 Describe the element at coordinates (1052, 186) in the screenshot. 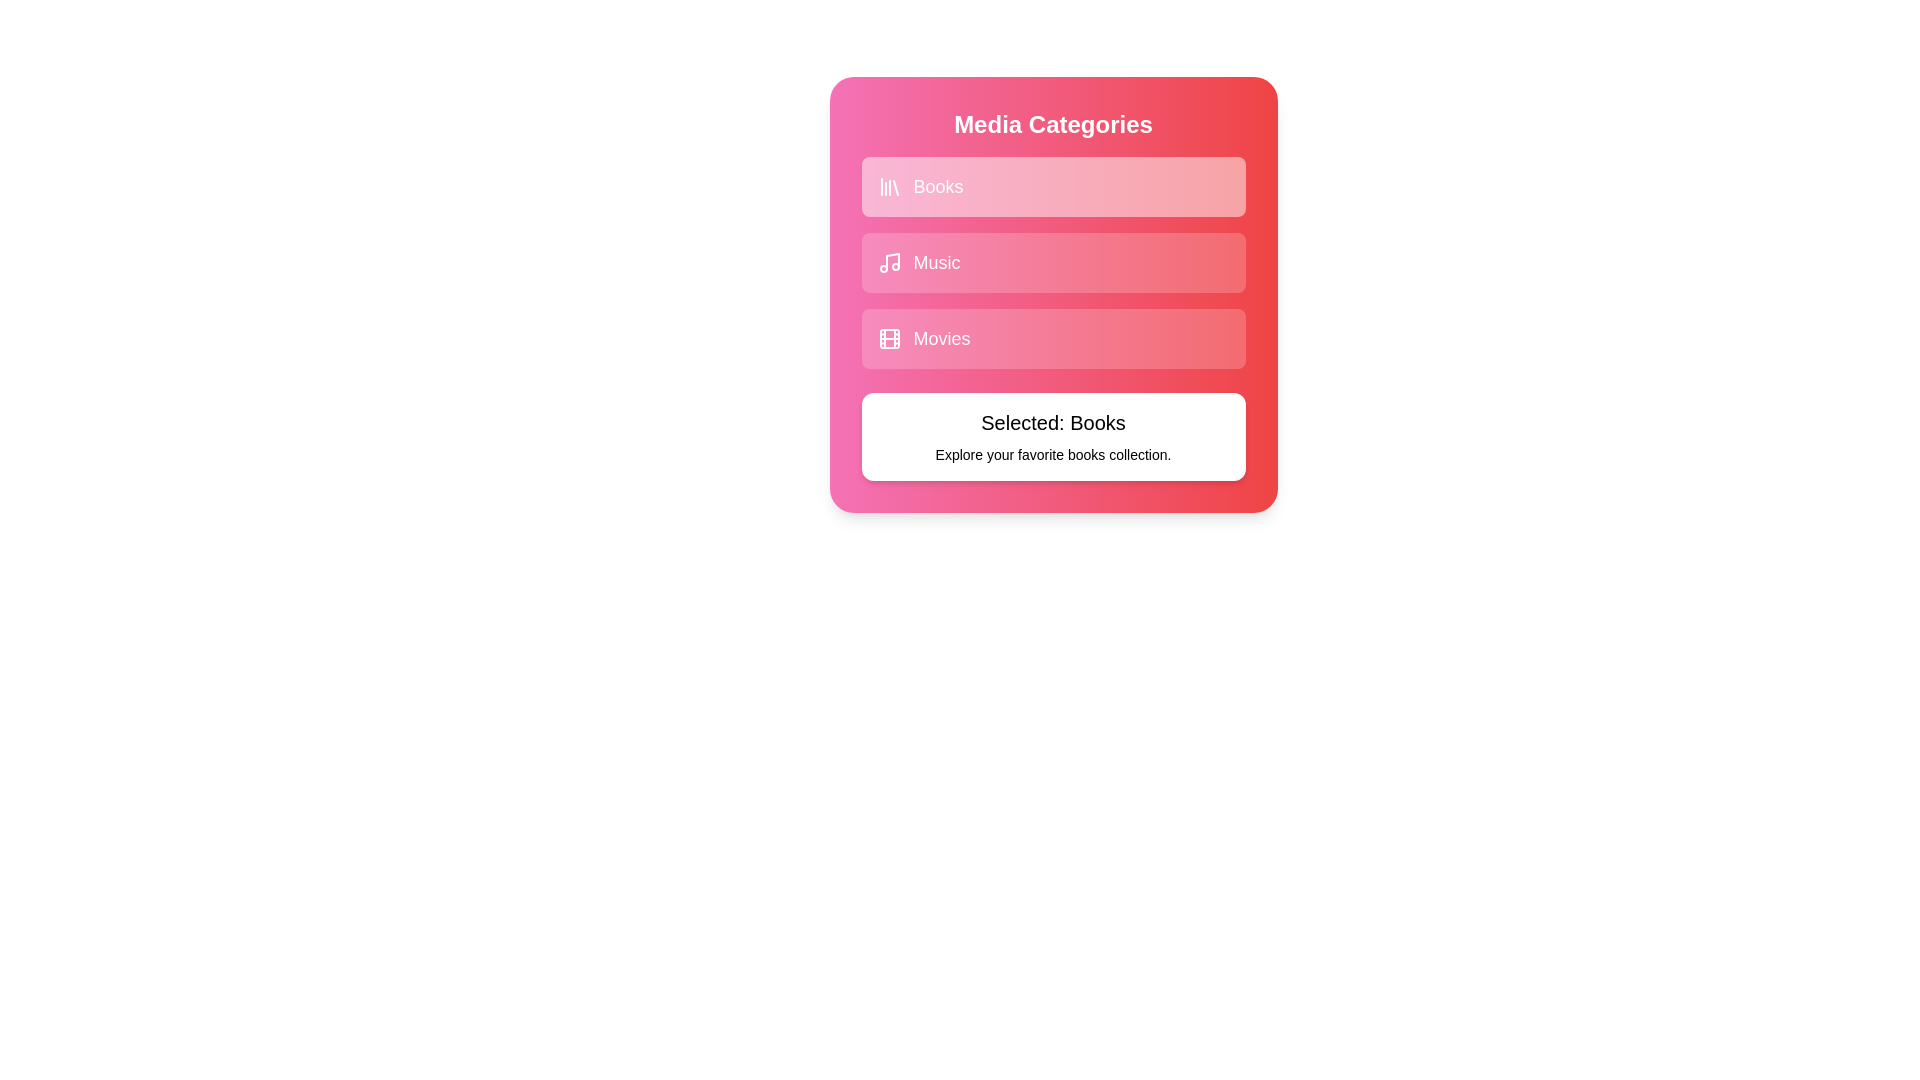

I see `the category Books to observe the hover effect` at that location.